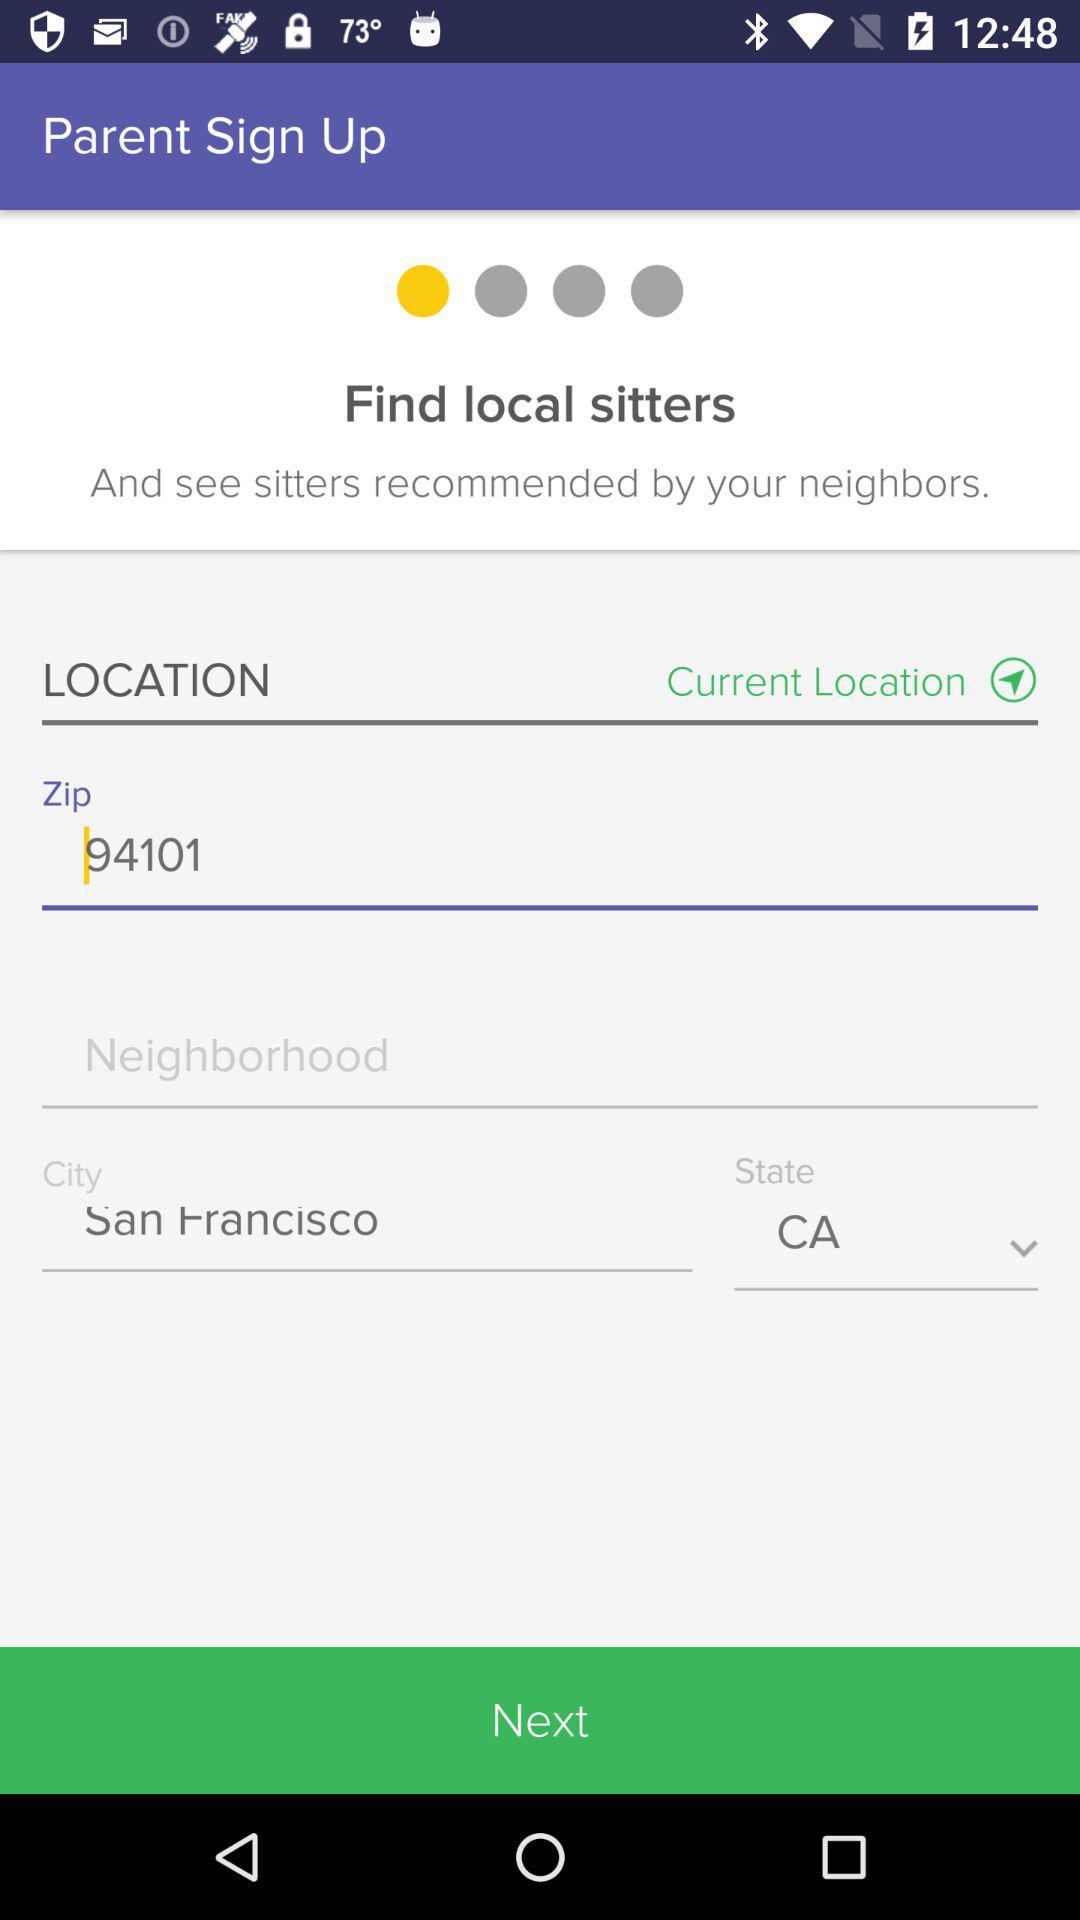 This screenshot has height=1920, width=1080. I want to click on neighborhood info, so click(540, 1068).